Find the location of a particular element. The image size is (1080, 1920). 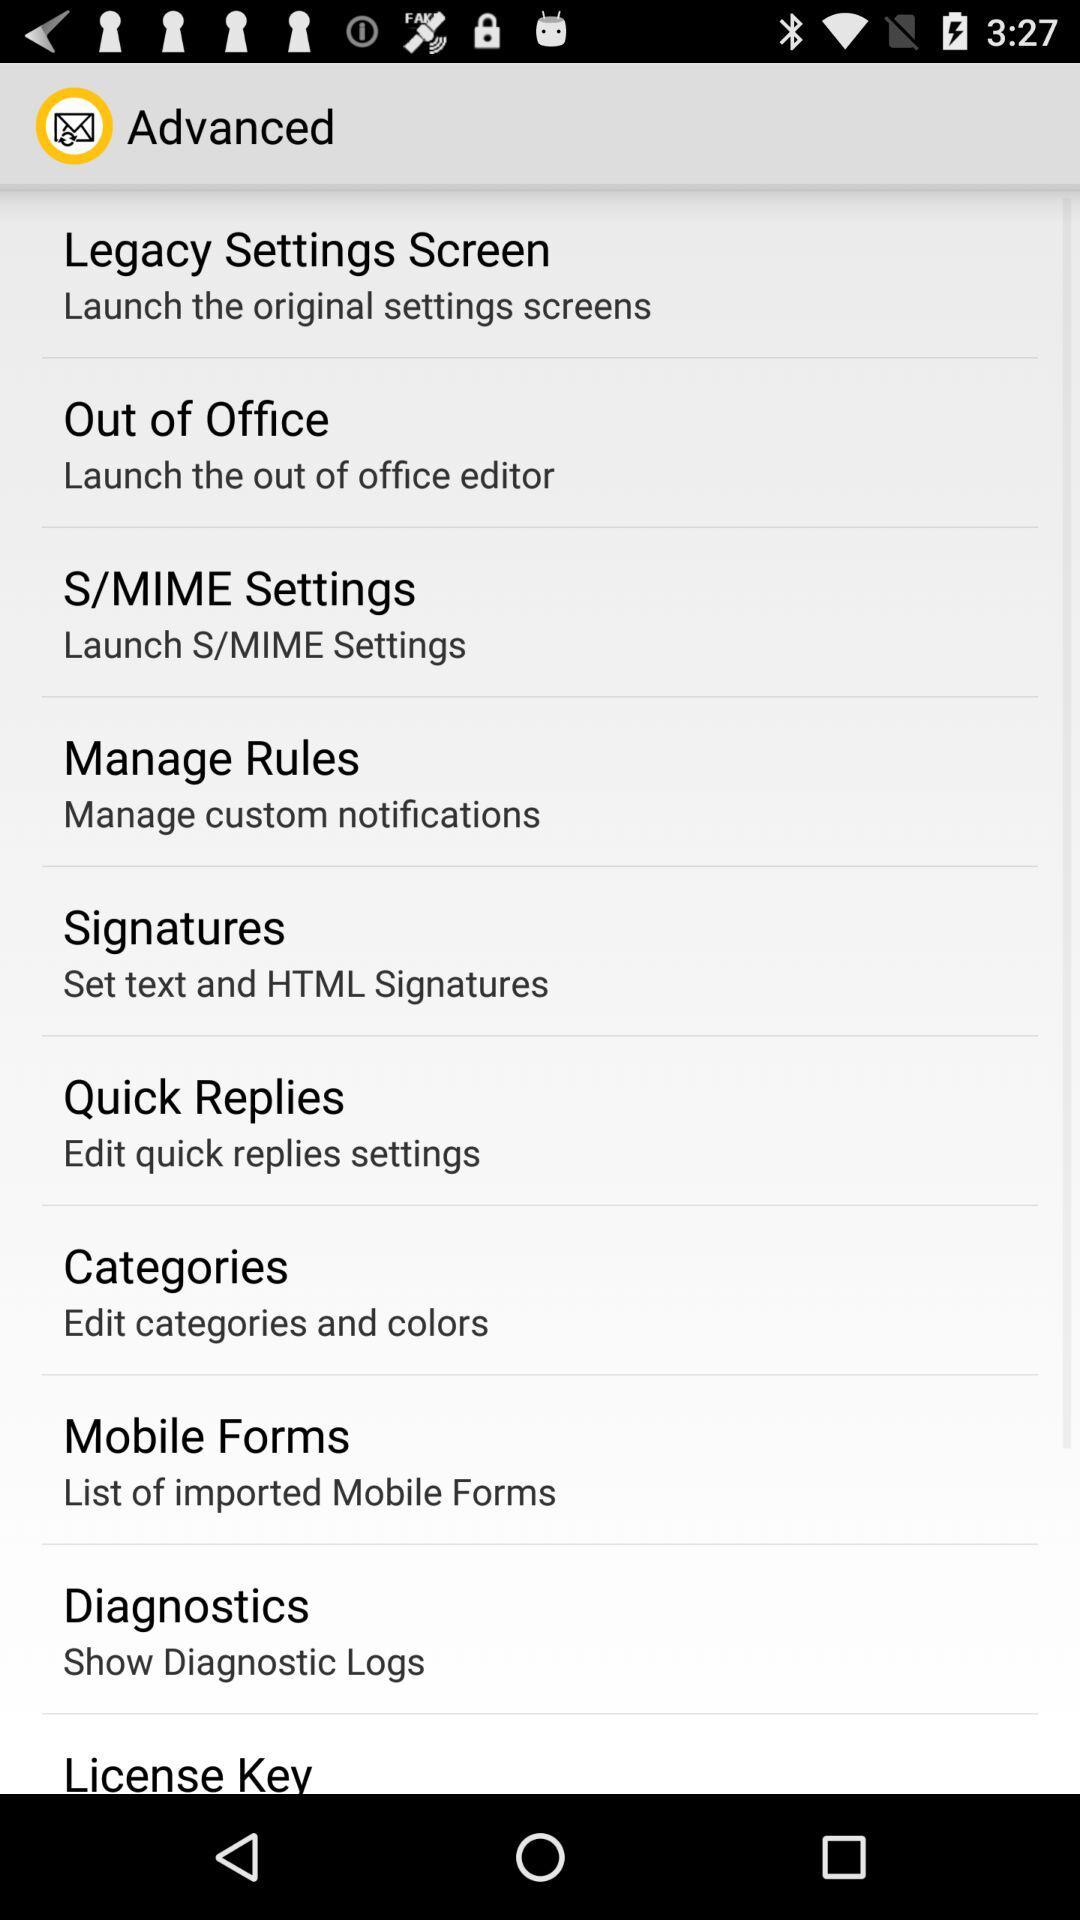

the icon below categories is located at coordinates (276, 1321).